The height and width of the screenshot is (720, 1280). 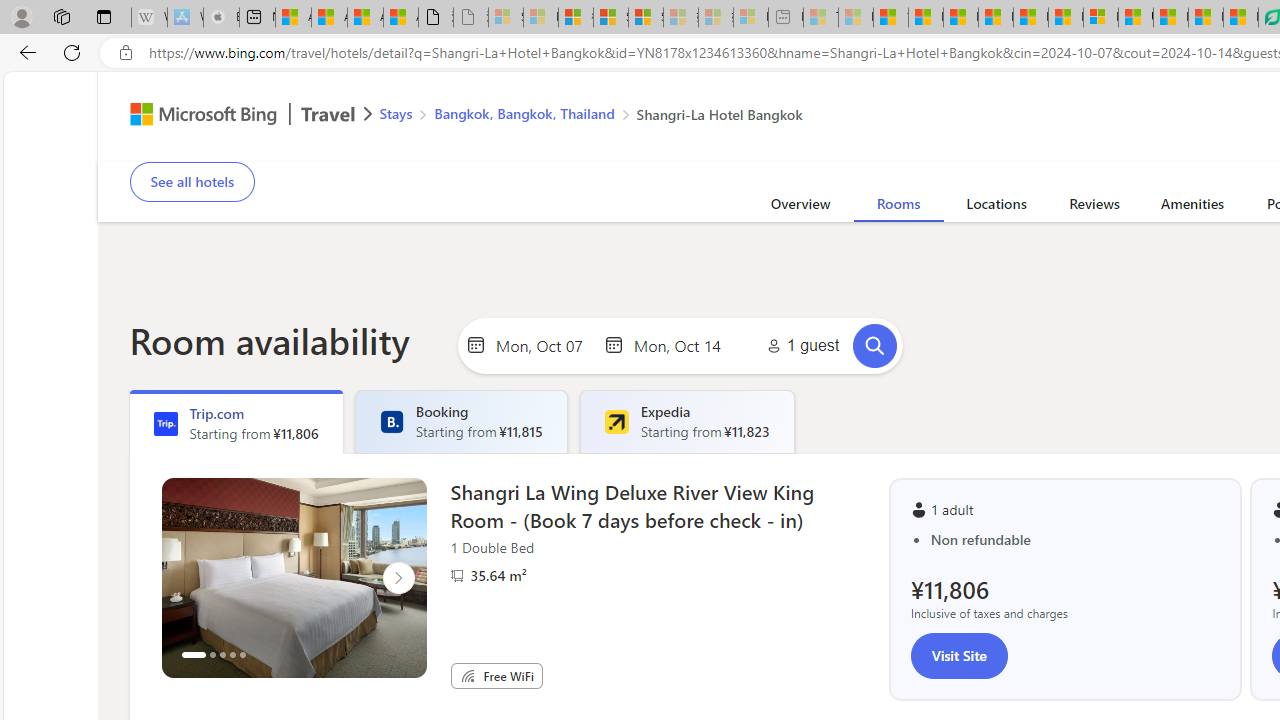 I want to click on 'Rooms', so click(x=897, y=207).